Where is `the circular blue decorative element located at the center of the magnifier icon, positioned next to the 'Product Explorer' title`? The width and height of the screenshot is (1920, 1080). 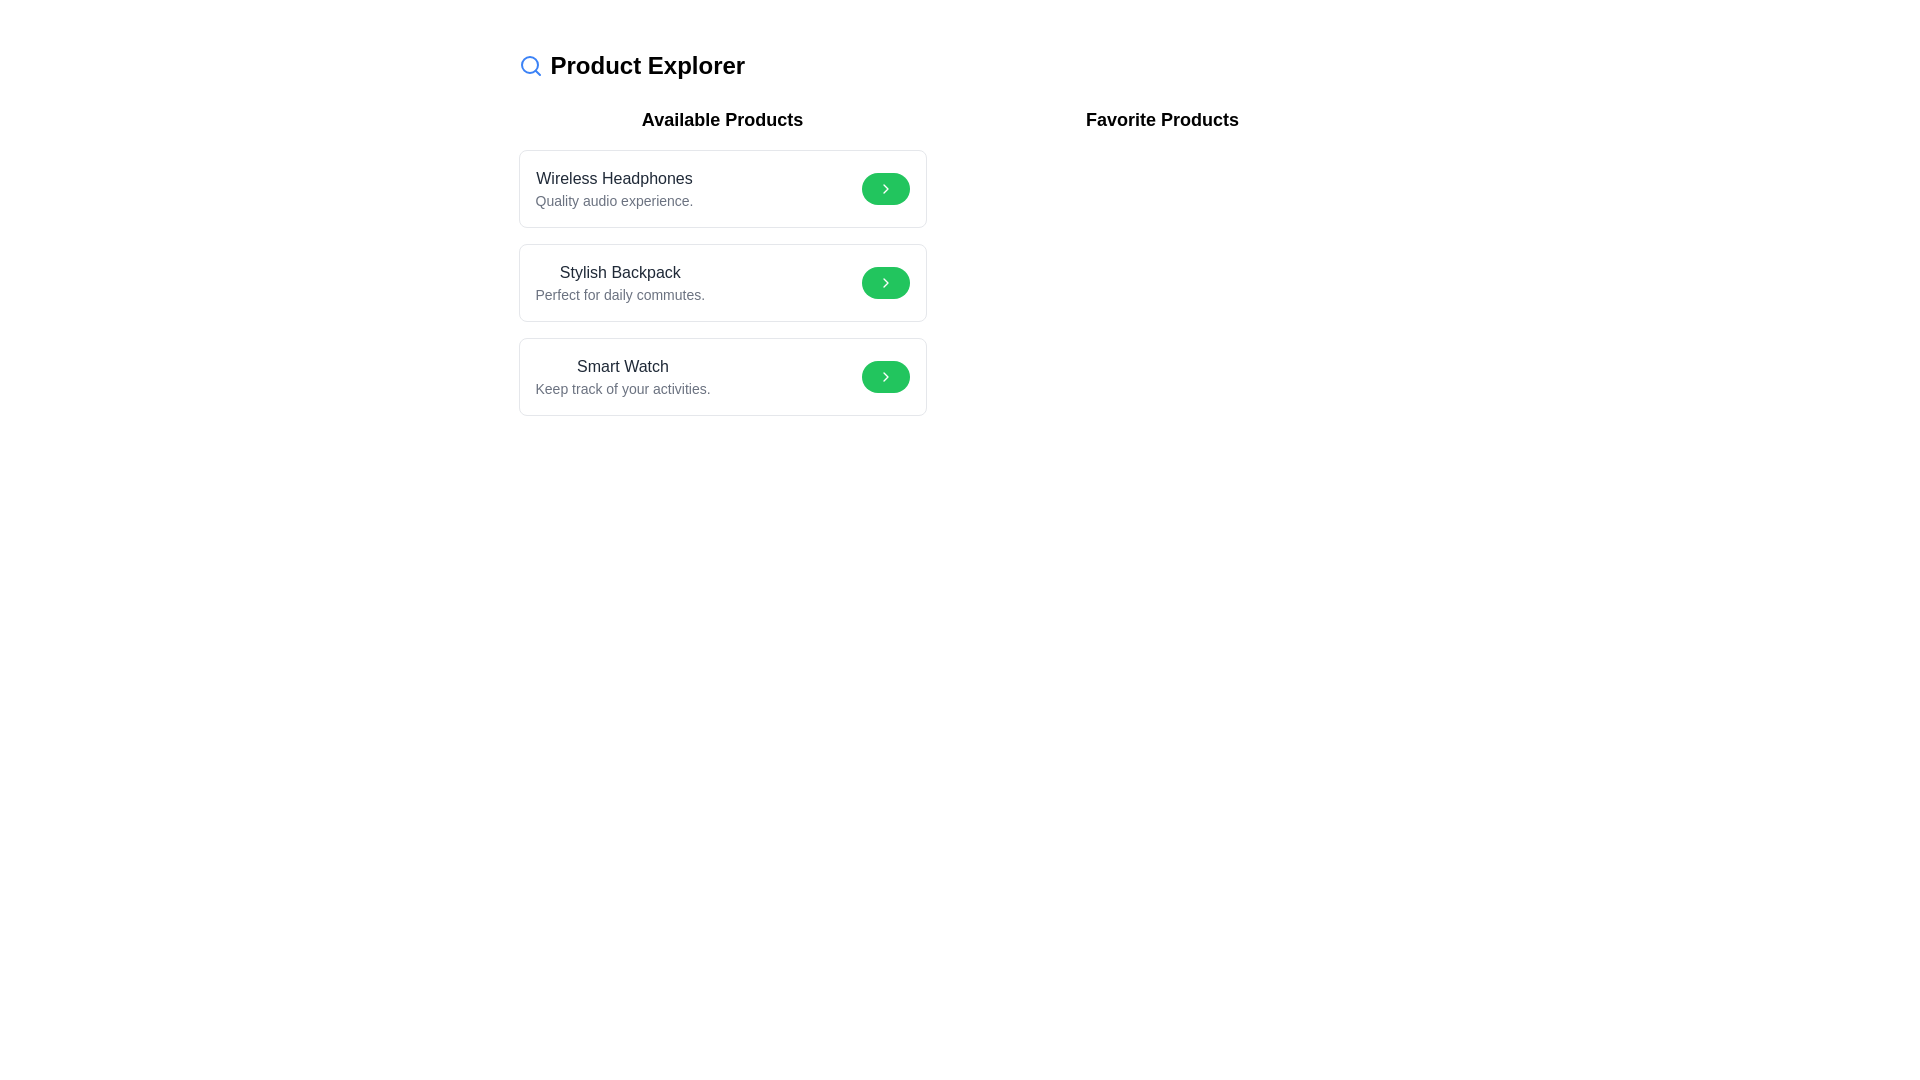
the circular blue decorative element located at the center of the magnifier icon, positioned next to the 'Product Explorer' title is located at coordinates (529, 64).